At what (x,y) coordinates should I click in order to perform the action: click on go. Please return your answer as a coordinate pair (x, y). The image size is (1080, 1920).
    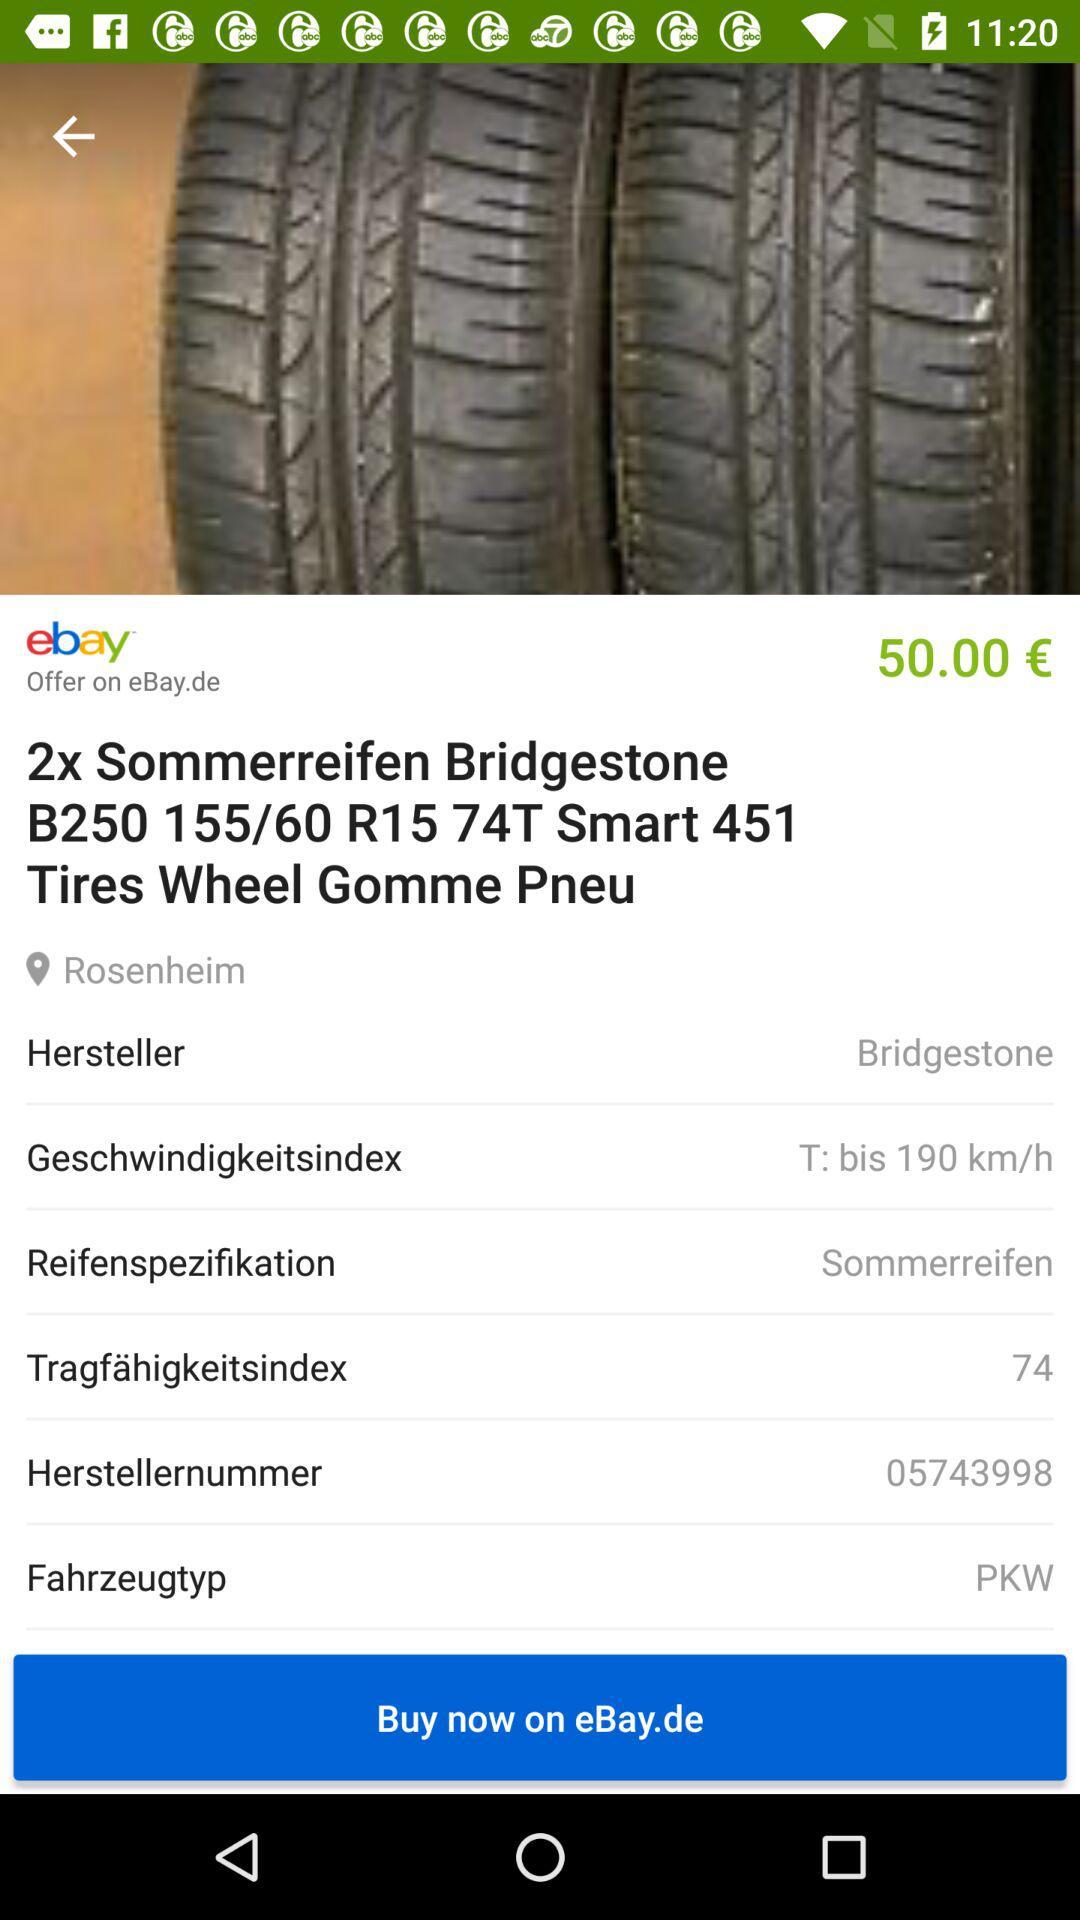
    Looking at the image, I should click on (72, 135).